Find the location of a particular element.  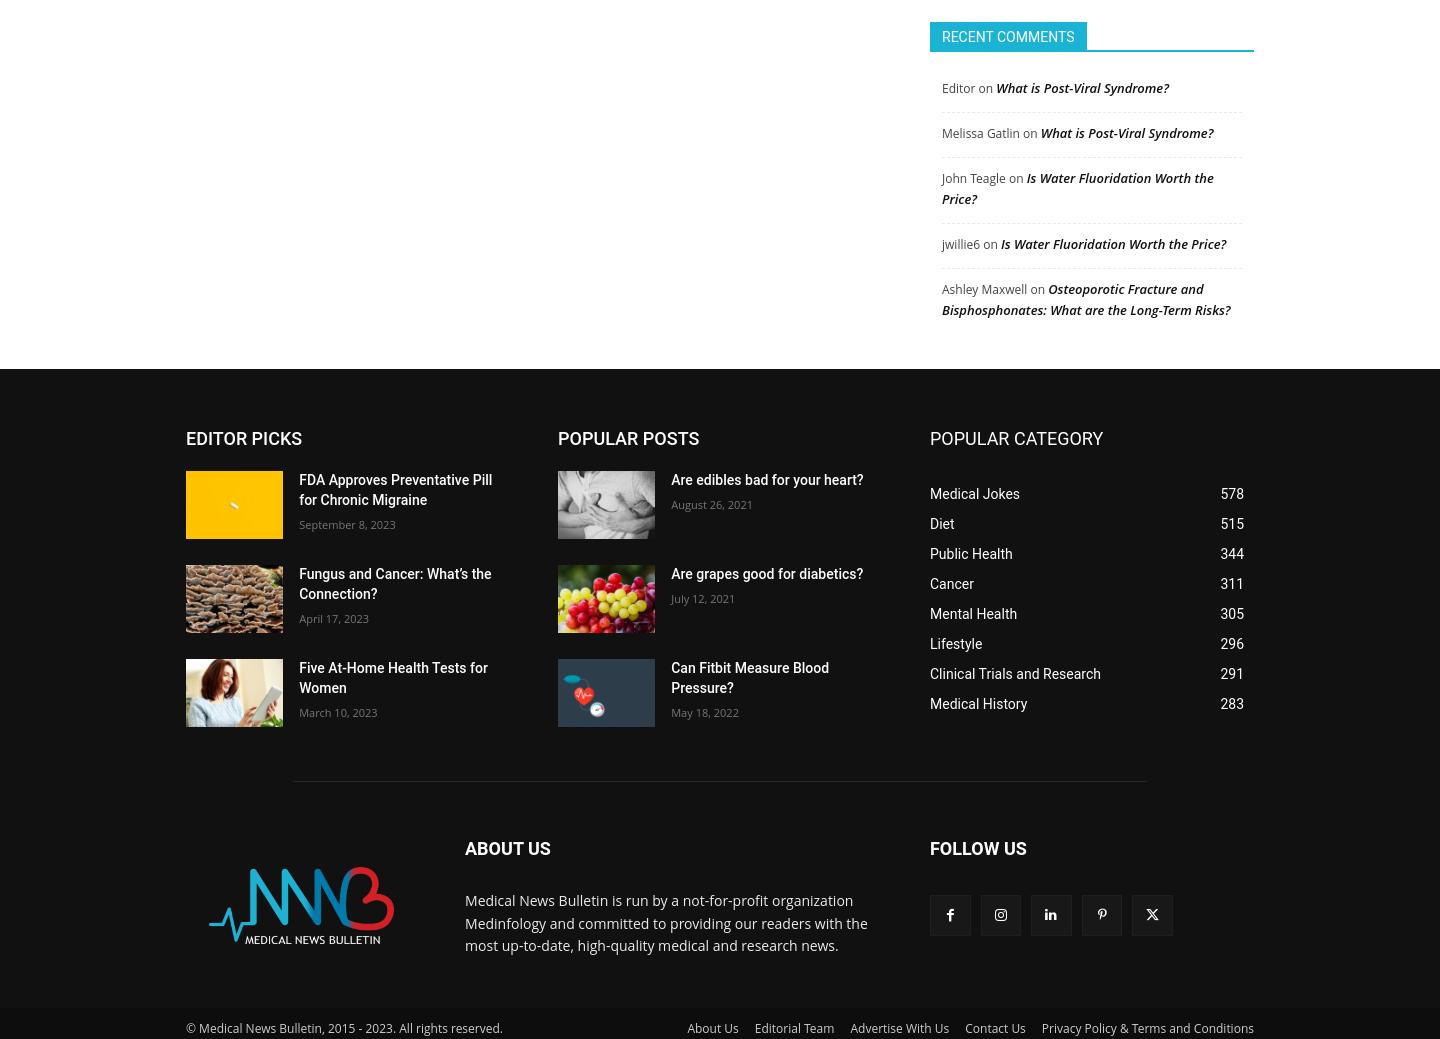

'Melissa Gatlin' is located at coordinates (979, 123).